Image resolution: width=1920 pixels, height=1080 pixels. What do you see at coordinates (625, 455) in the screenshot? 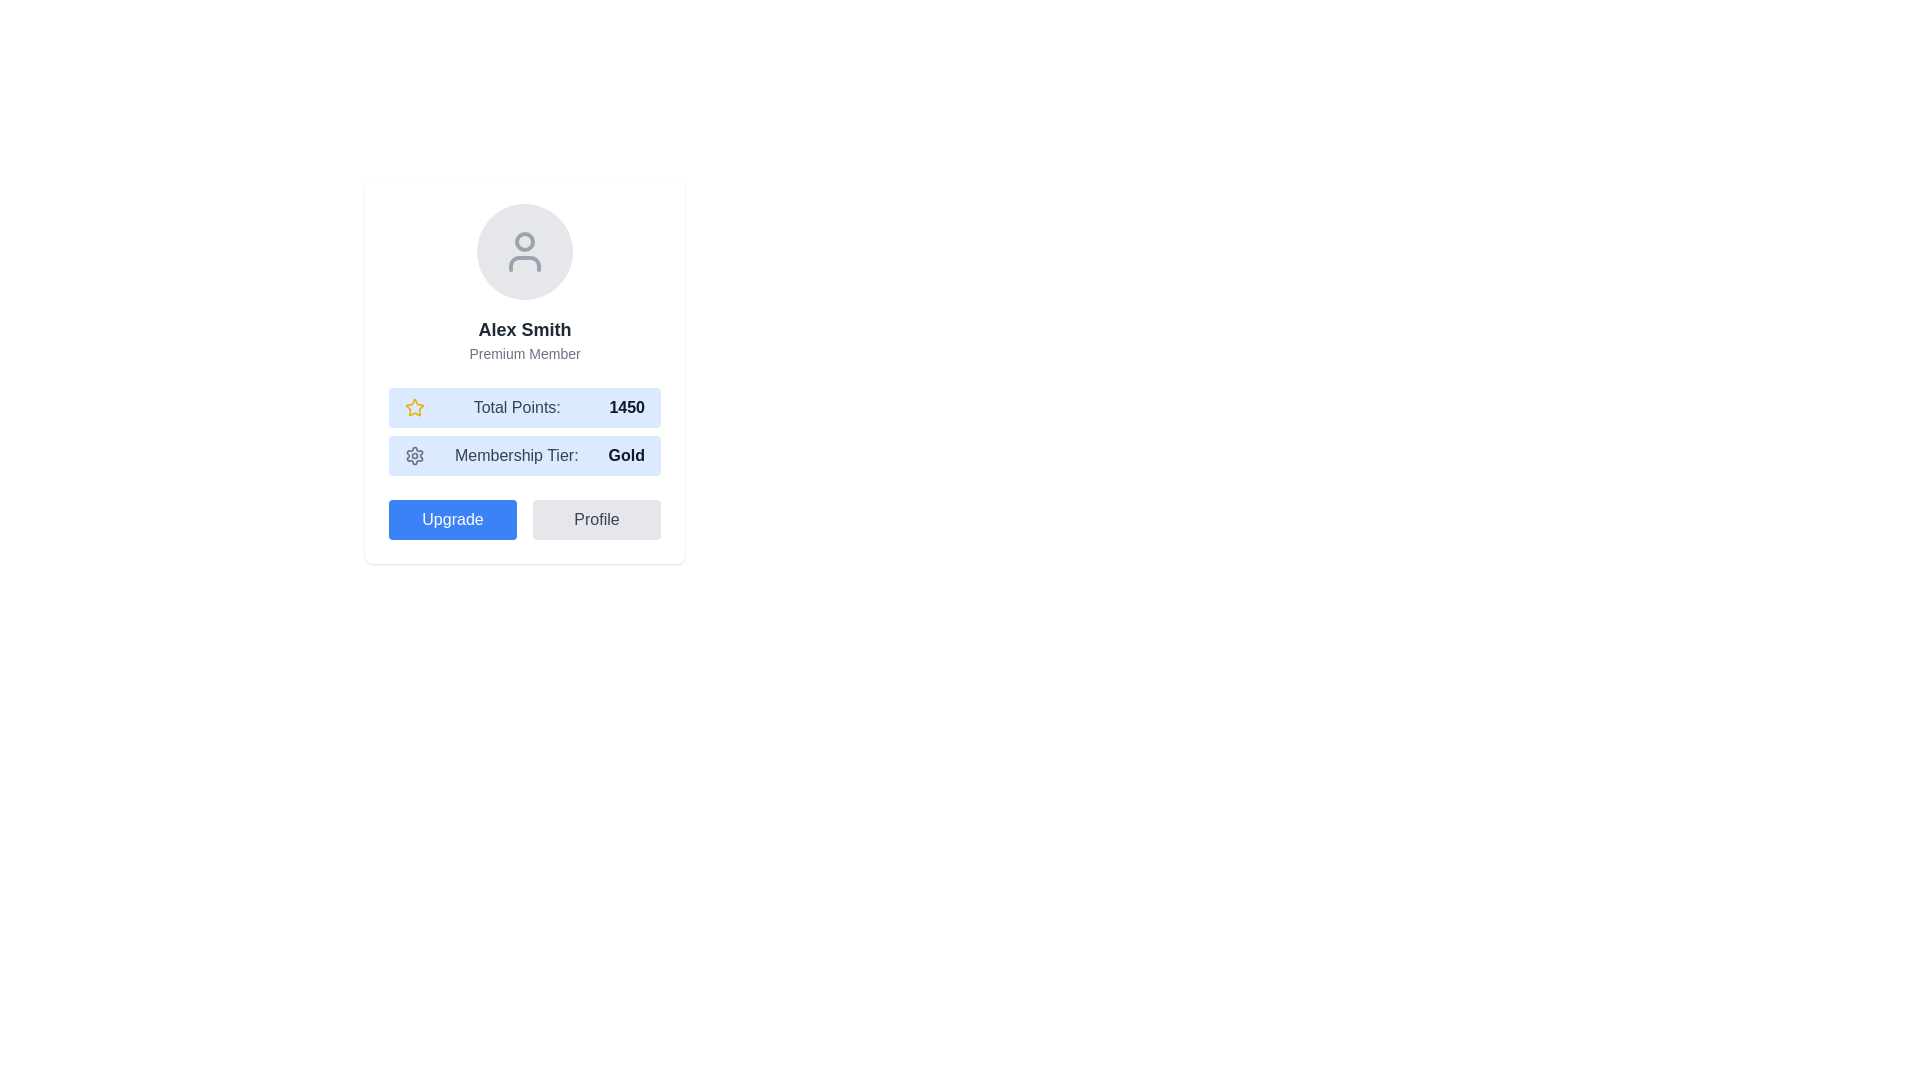
I see `the text label displaying the user's membership tier, located to the right of the 'Membership Tier:' text in the bottom center area of the card section` at bounding box center [625, 455].